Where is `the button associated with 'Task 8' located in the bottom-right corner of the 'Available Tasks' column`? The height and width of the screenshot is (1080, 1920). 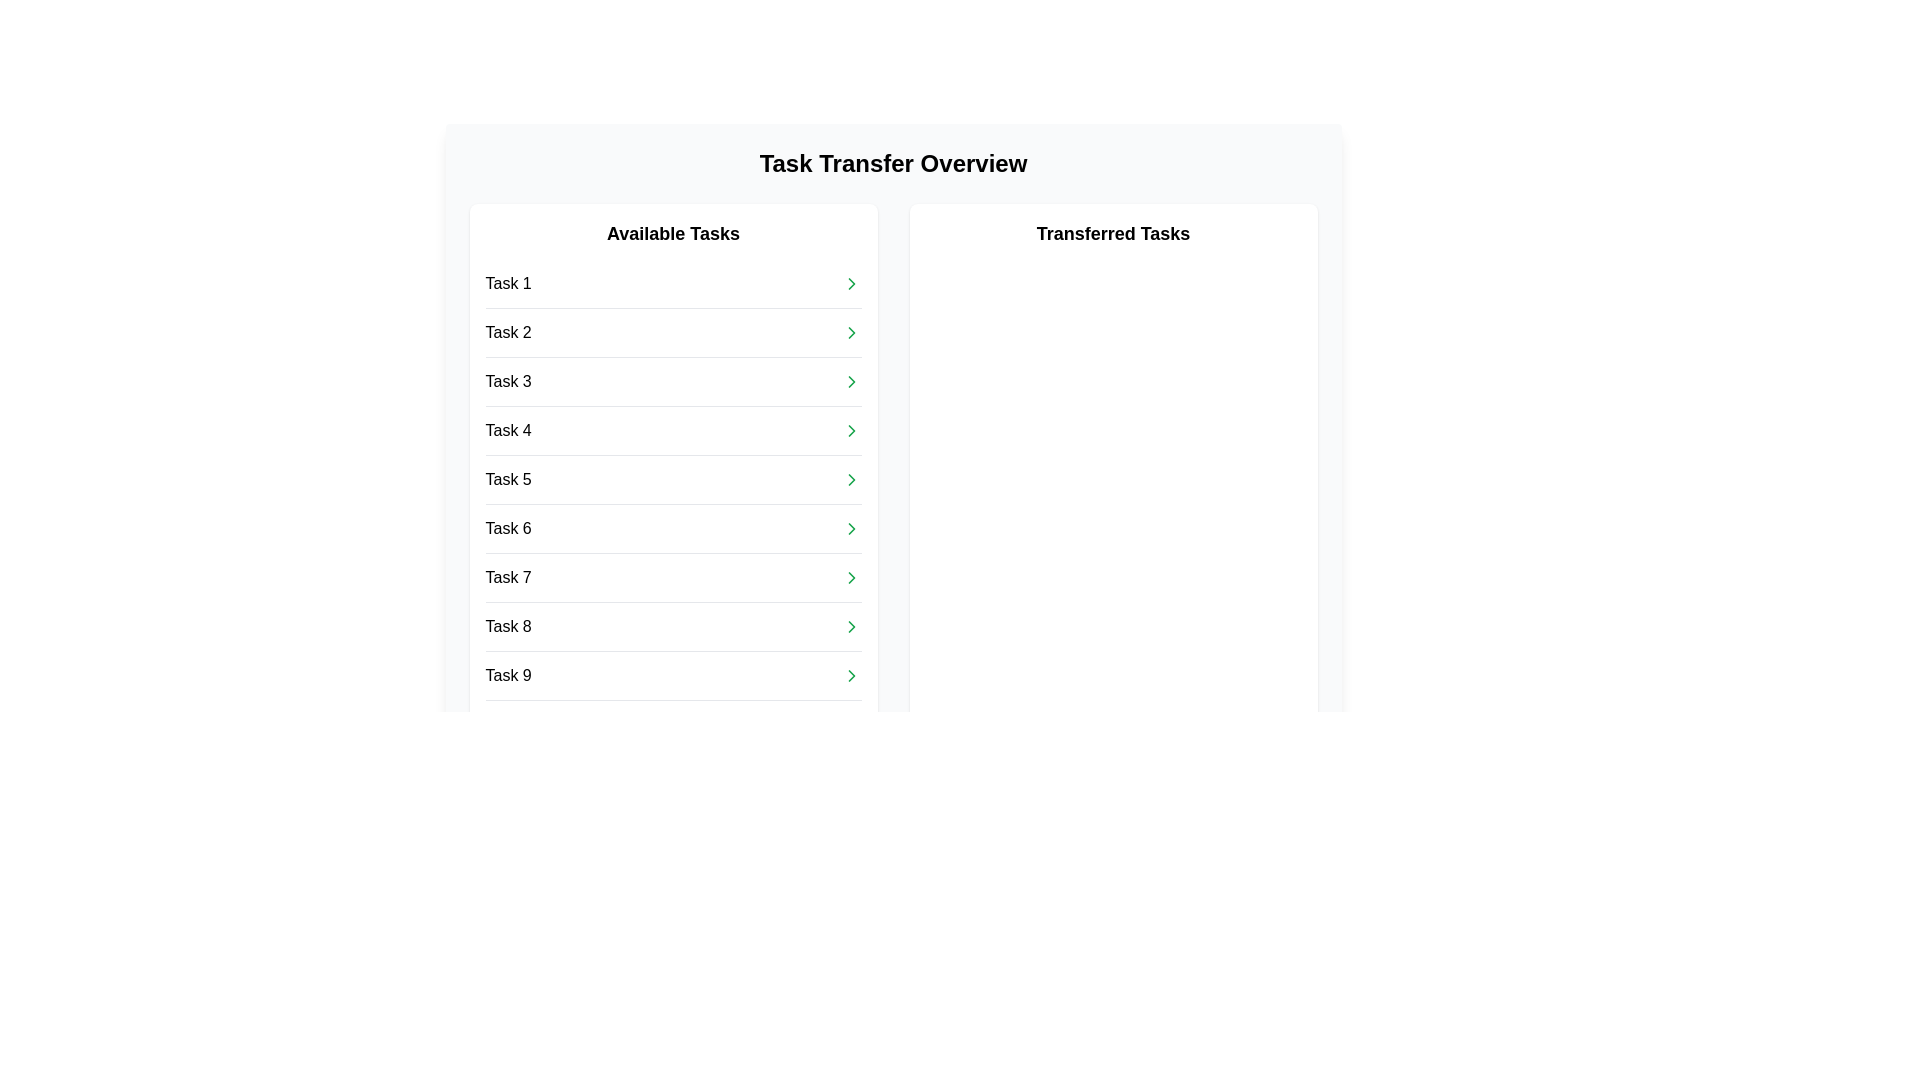
the button associated with 'Task 8' located in the bottom-right corner of the 'Available Tasks' column is located at coordinates (851, 626).